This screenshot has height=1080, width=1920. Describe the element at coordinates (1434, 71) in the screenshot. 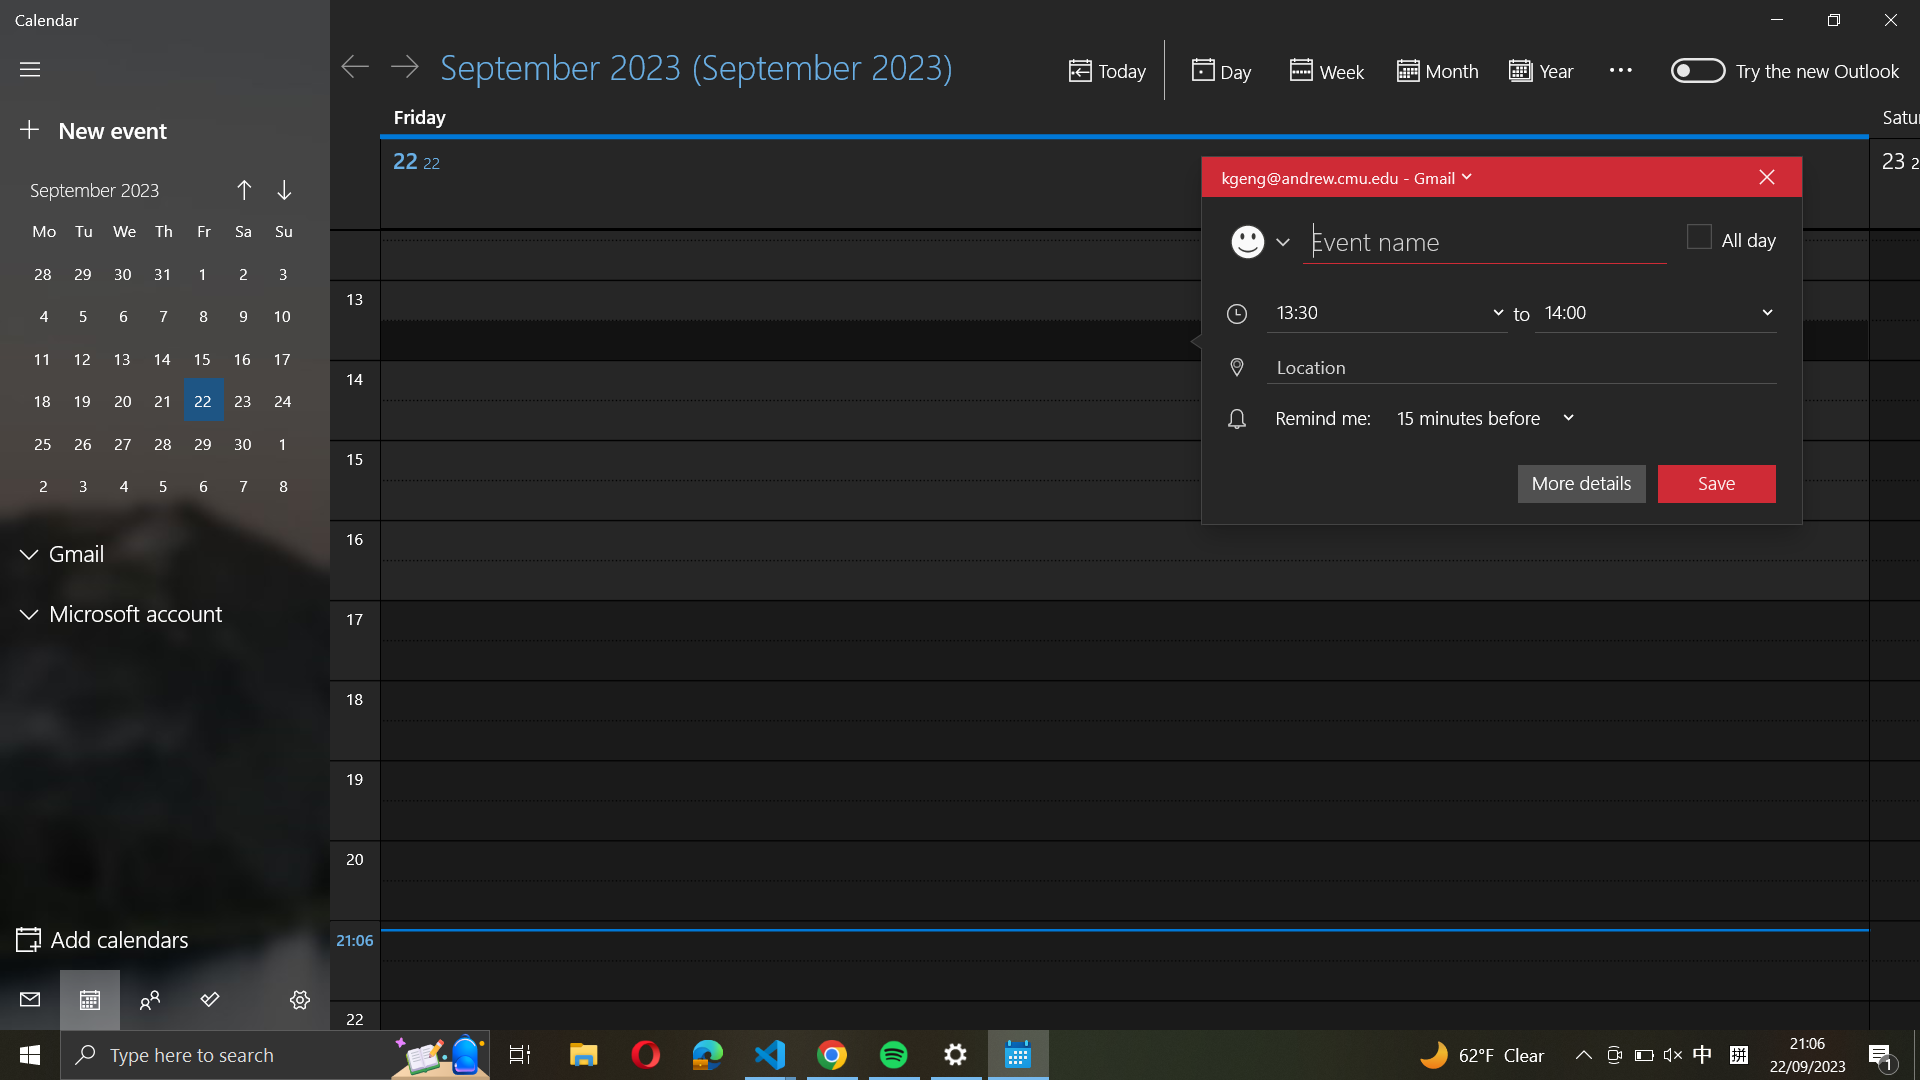

I see `the monthly calendar view` at that location.